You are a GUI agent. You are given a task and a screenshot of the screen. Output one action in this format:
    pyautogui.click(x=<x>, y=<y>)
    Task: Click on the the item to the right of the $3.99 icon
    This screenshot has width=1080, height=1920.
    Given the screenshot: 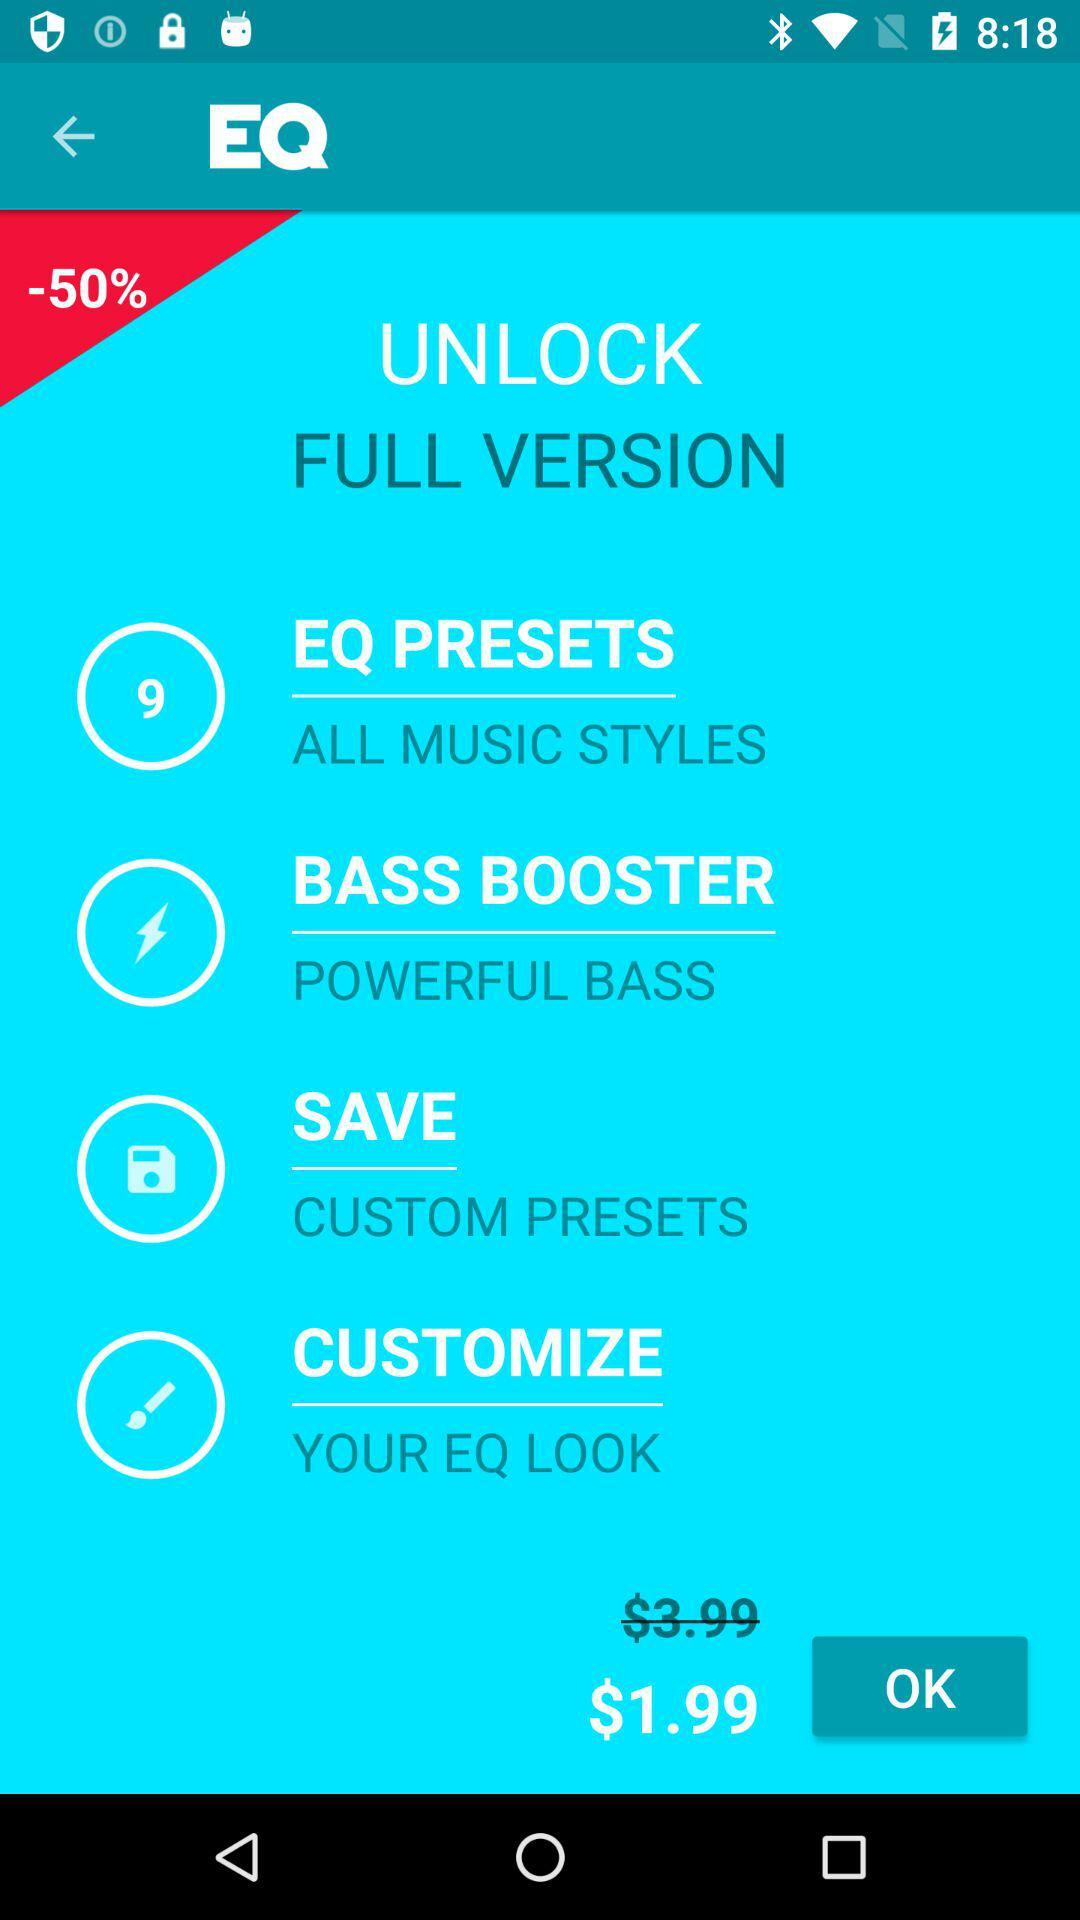 What is the action you would take?
    pyautogui.click(x=919, y=1685)
    